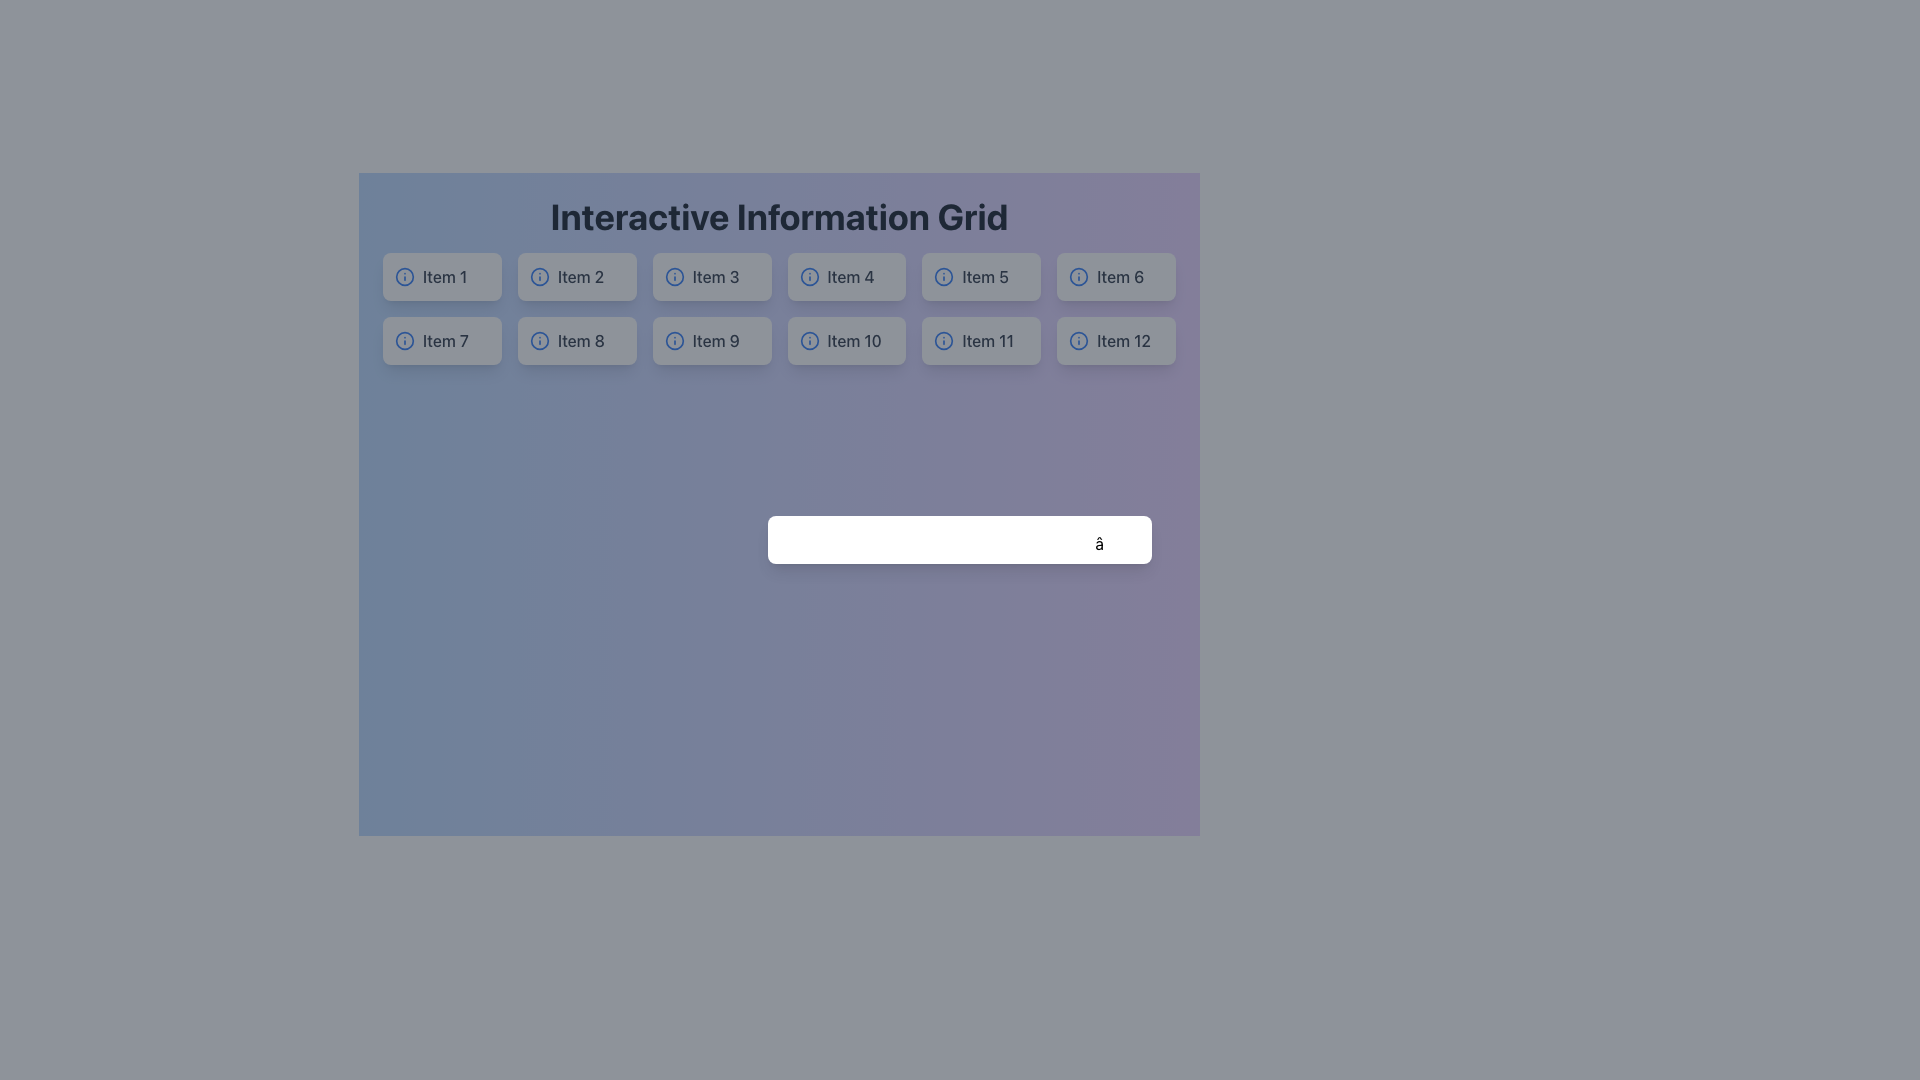 The image size is (1920, 1080). I want to click on the small circular blue icon with an 'i' symbol located inside the button labeled 'Item 5', so click(943, 277).